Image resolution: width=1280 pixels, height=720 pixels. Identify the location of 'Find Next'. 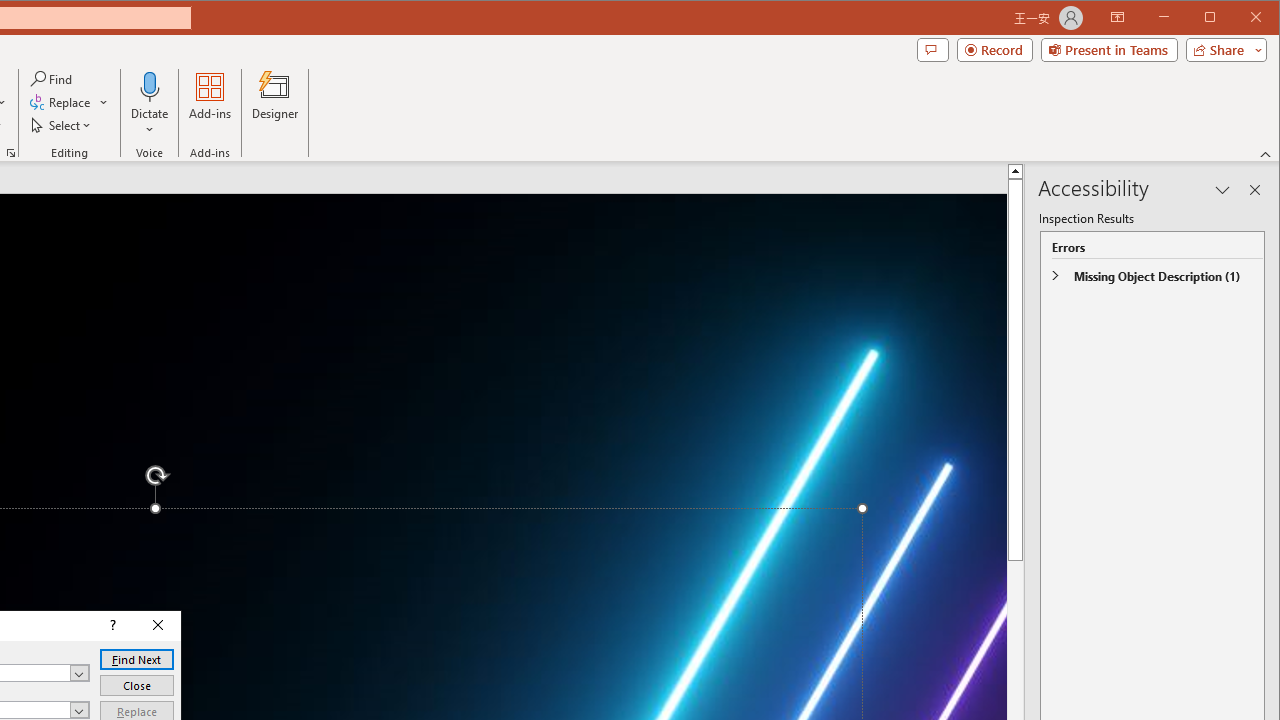
(135, 659).